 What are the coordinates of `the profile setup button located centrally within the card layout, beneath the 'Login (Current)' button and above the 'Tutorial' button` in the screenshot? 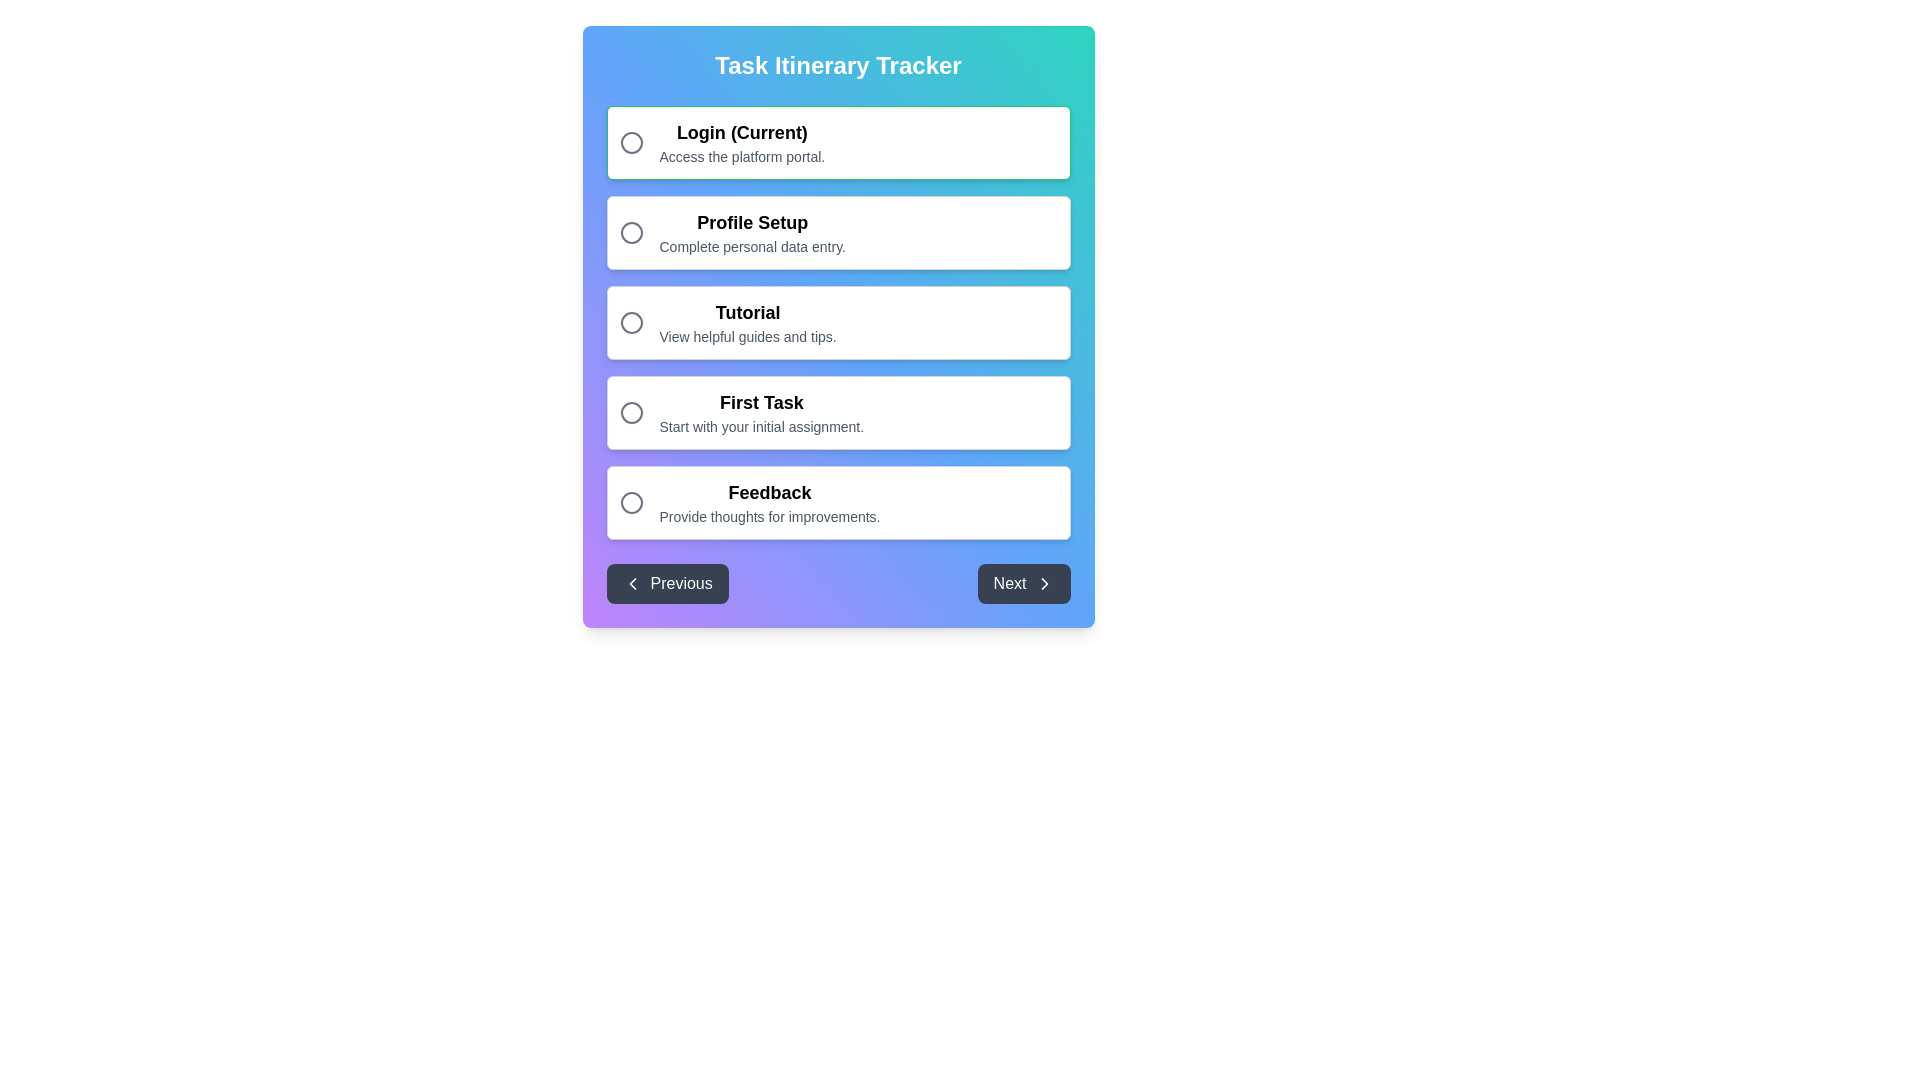 It's located at (838, 231).